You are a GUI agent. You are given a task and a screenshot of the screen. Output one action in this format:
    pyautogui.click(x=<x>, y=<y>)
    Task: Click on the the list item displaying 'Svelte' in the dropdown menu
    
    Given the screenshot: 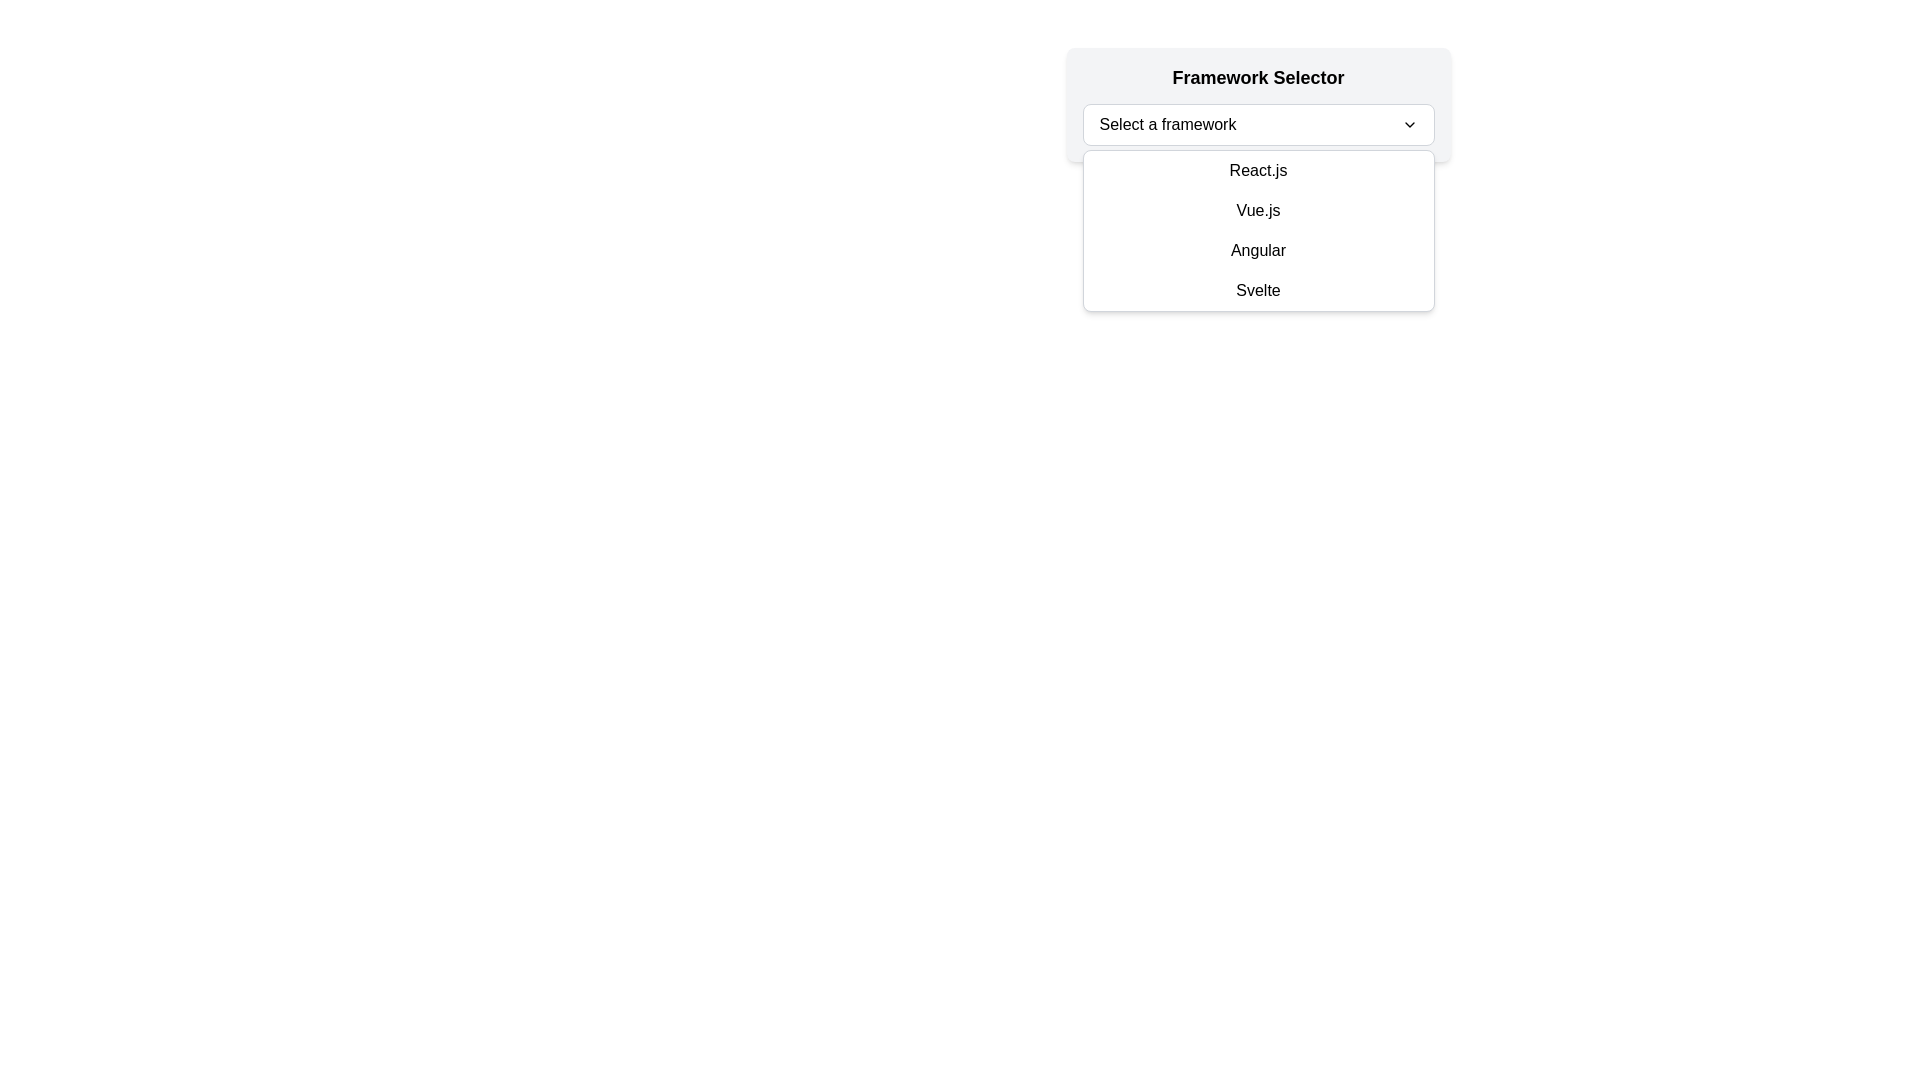 What is the action you would take?
    pyautogui.click(x=1257, y=290)
    